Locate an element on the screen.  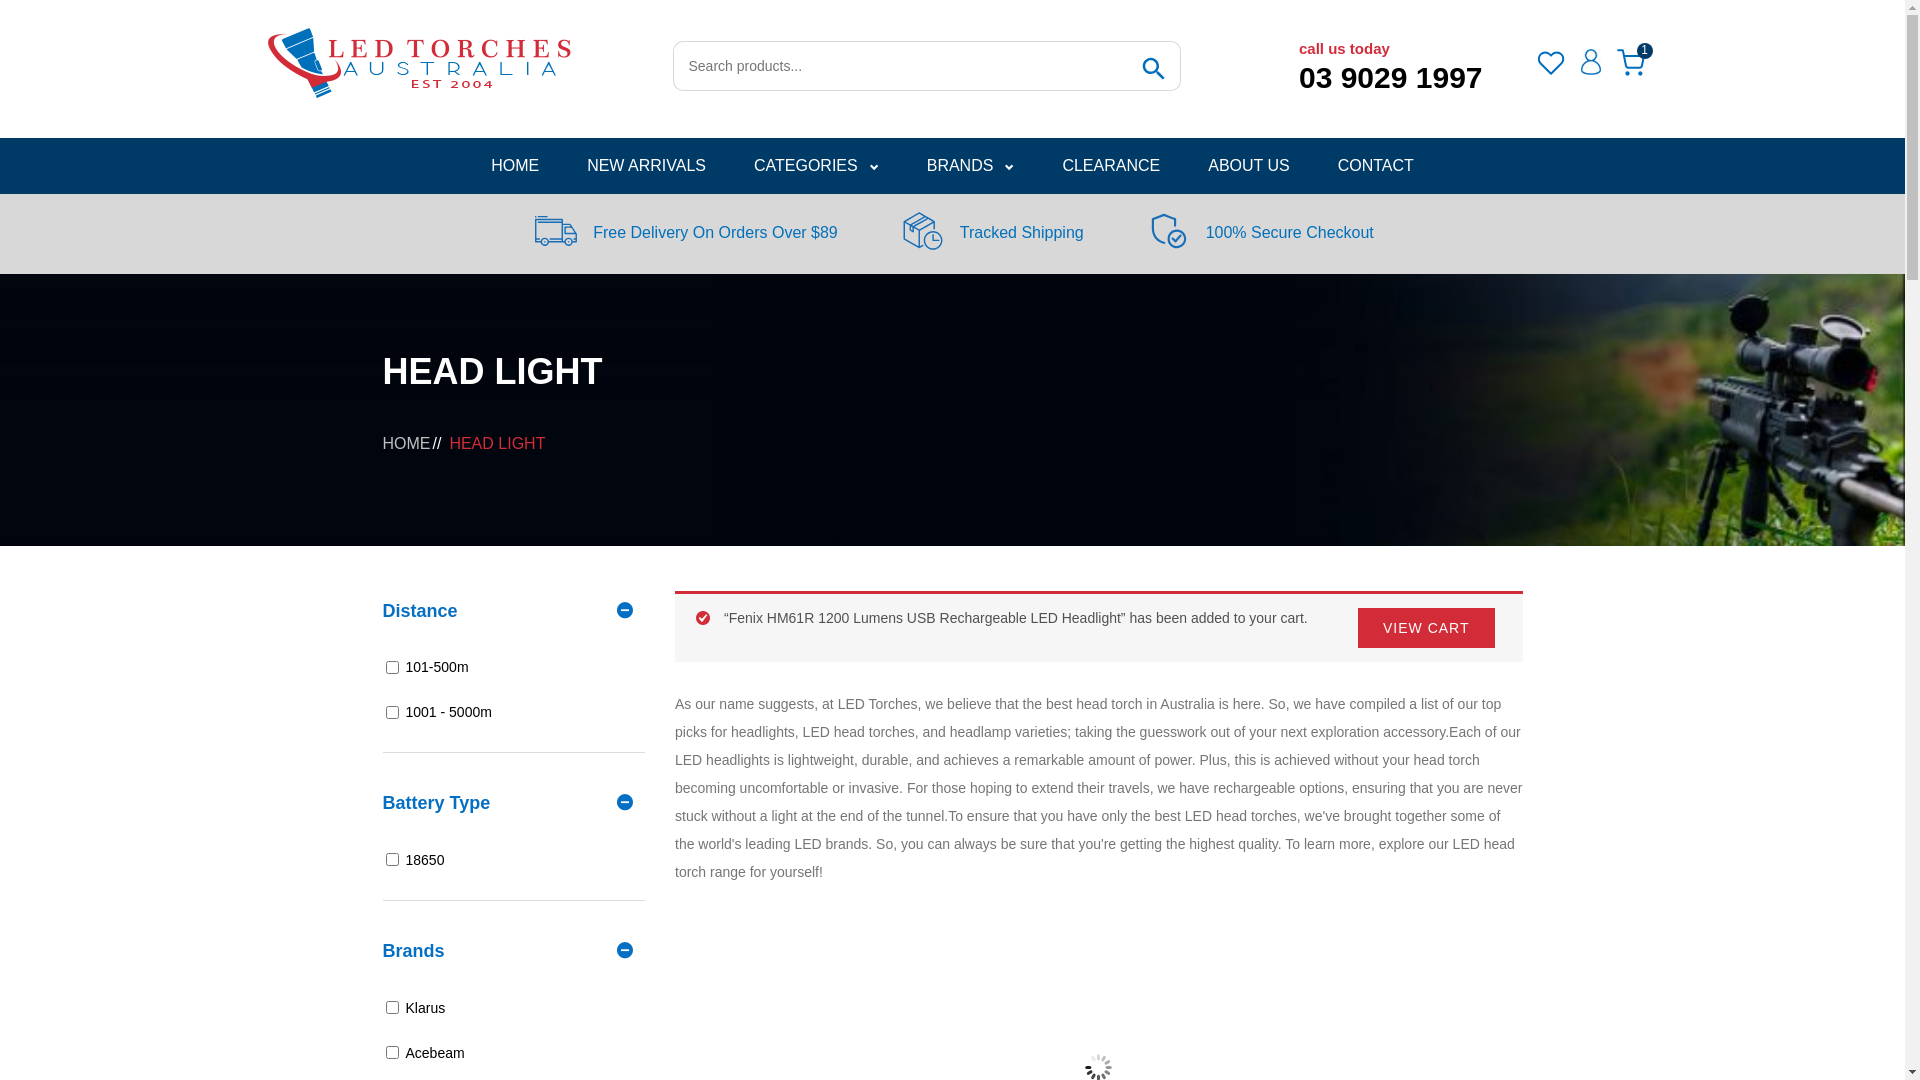
'NEW ARRIVALS' is located at coordinates (646, 164).